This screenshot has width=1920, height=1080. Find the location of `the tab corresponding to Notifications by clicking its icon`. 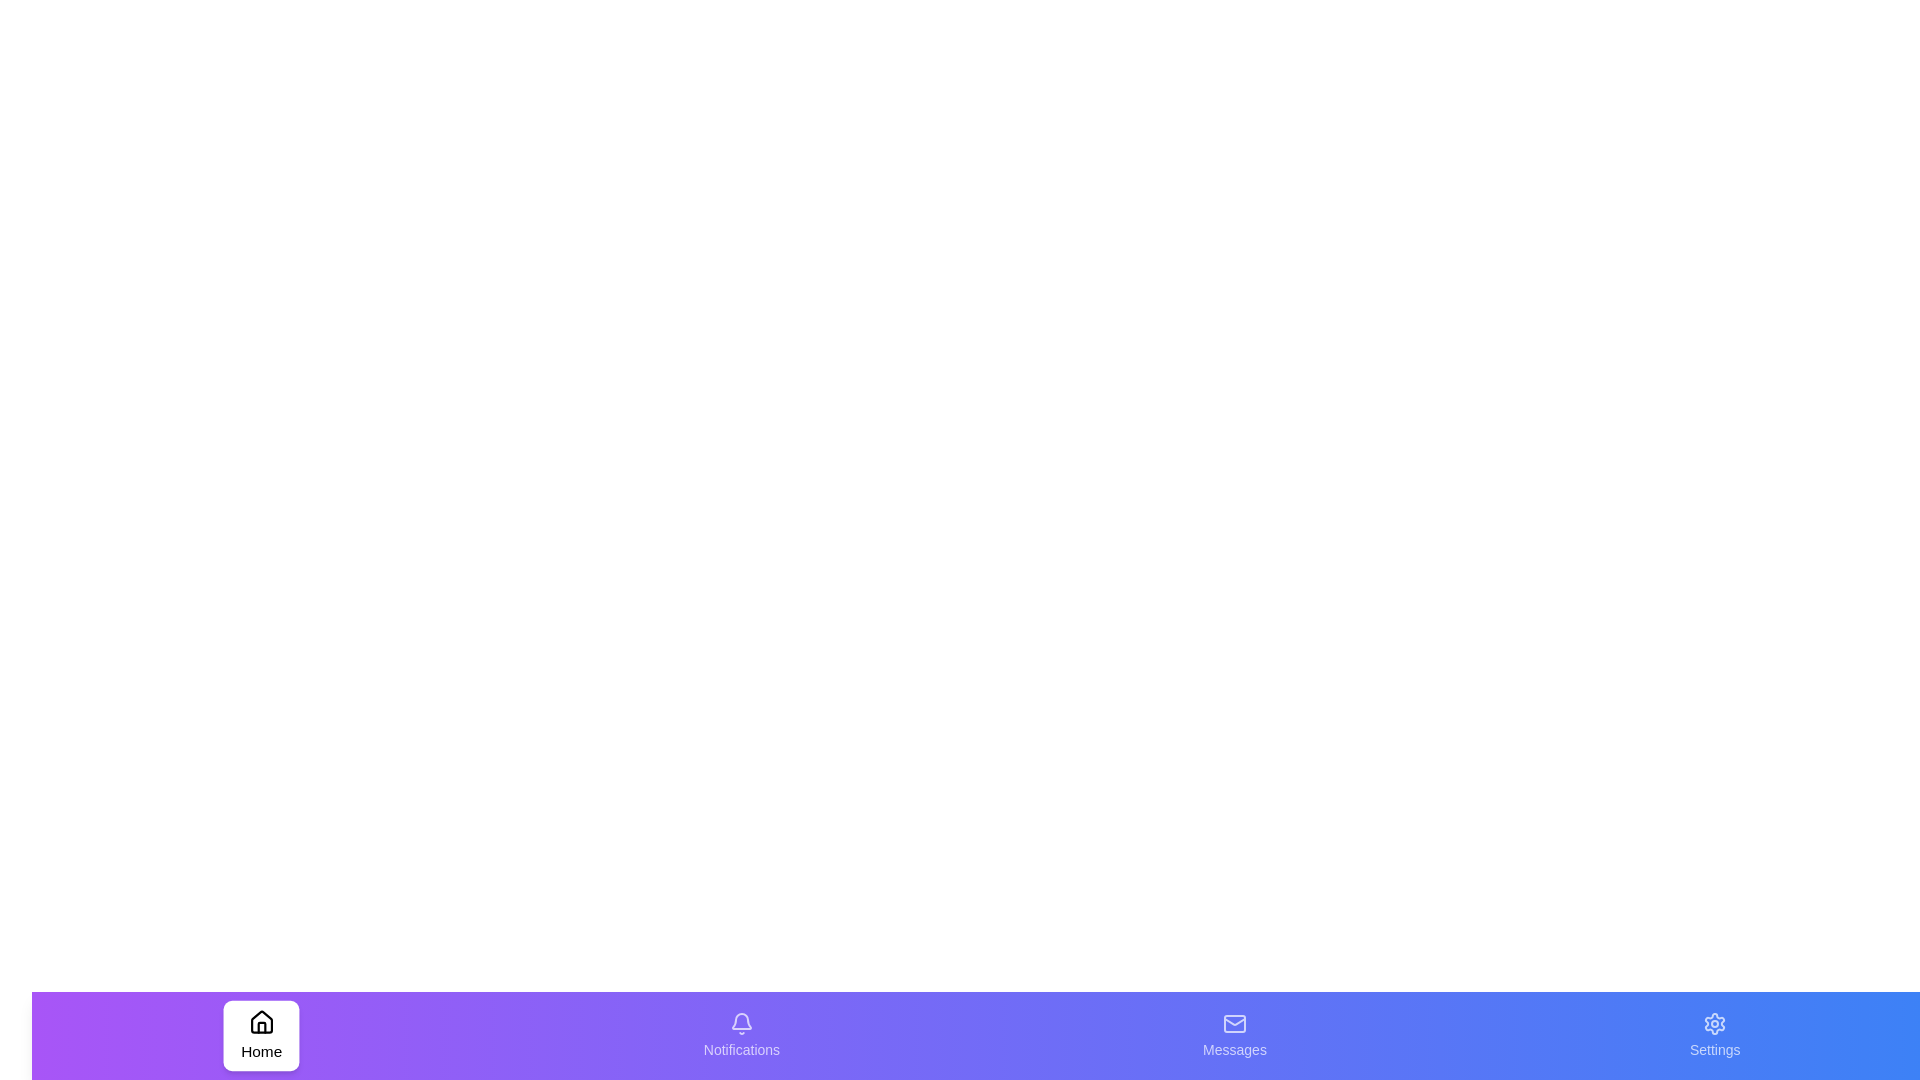

the tab corresponding to Notifications by clicking its icon is located at coordinates (741, 1035).